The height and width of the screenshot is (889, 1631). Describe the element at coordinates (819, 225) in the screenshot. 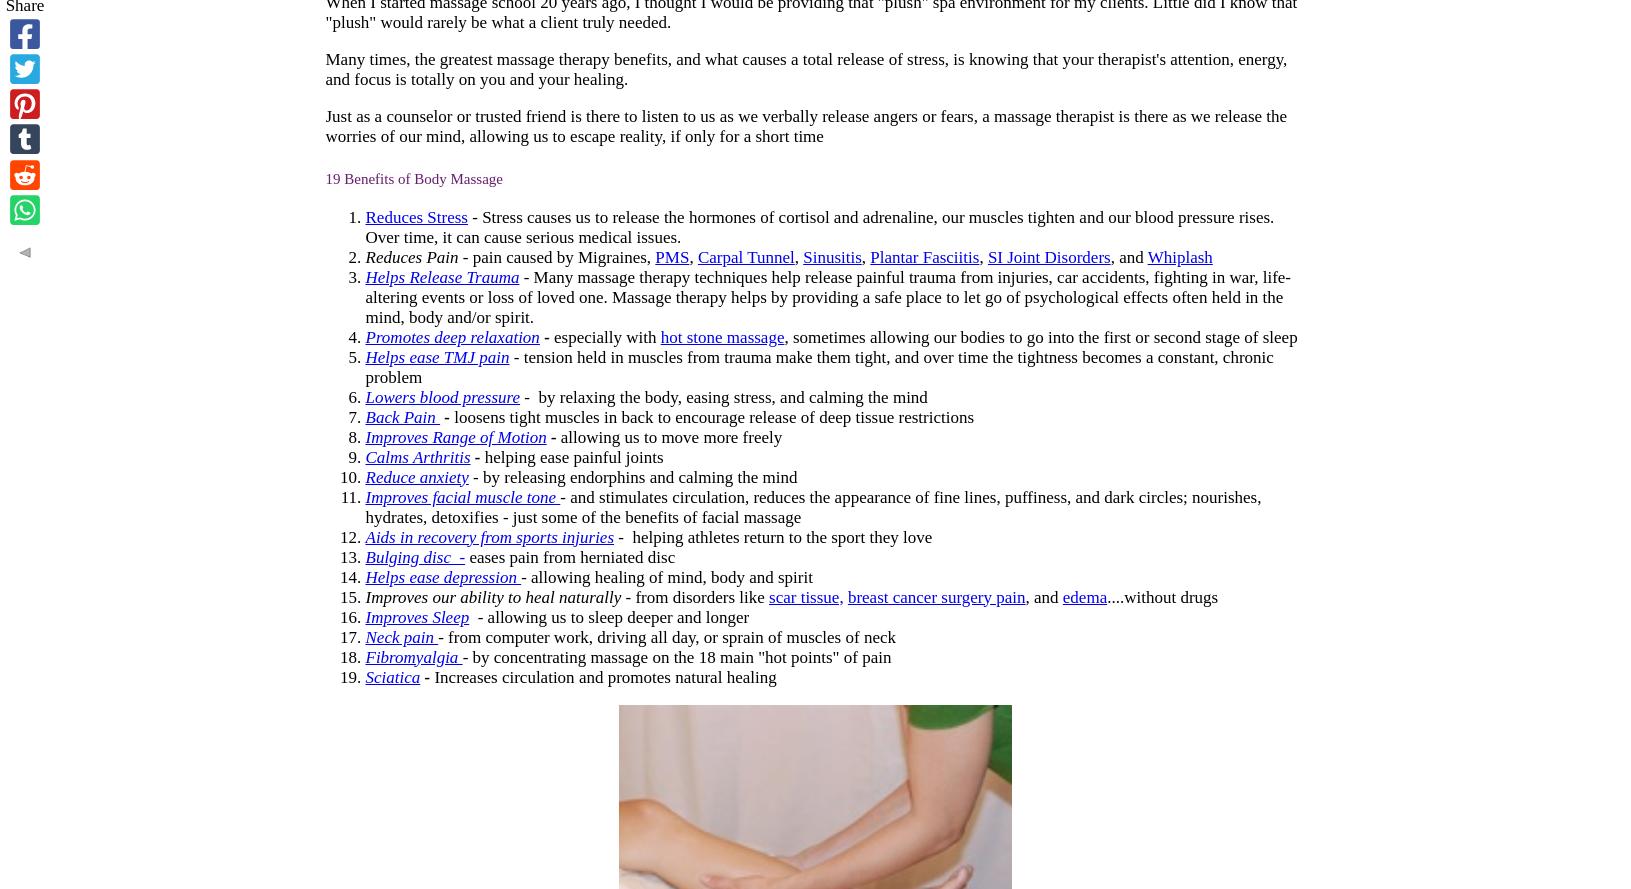

I see `'- Stress causes us to release the hormones of cortisol and adrenaline, our muscles tighten and our blood pressure rises. Over time, it can cause serious medical issues.'` at that location.